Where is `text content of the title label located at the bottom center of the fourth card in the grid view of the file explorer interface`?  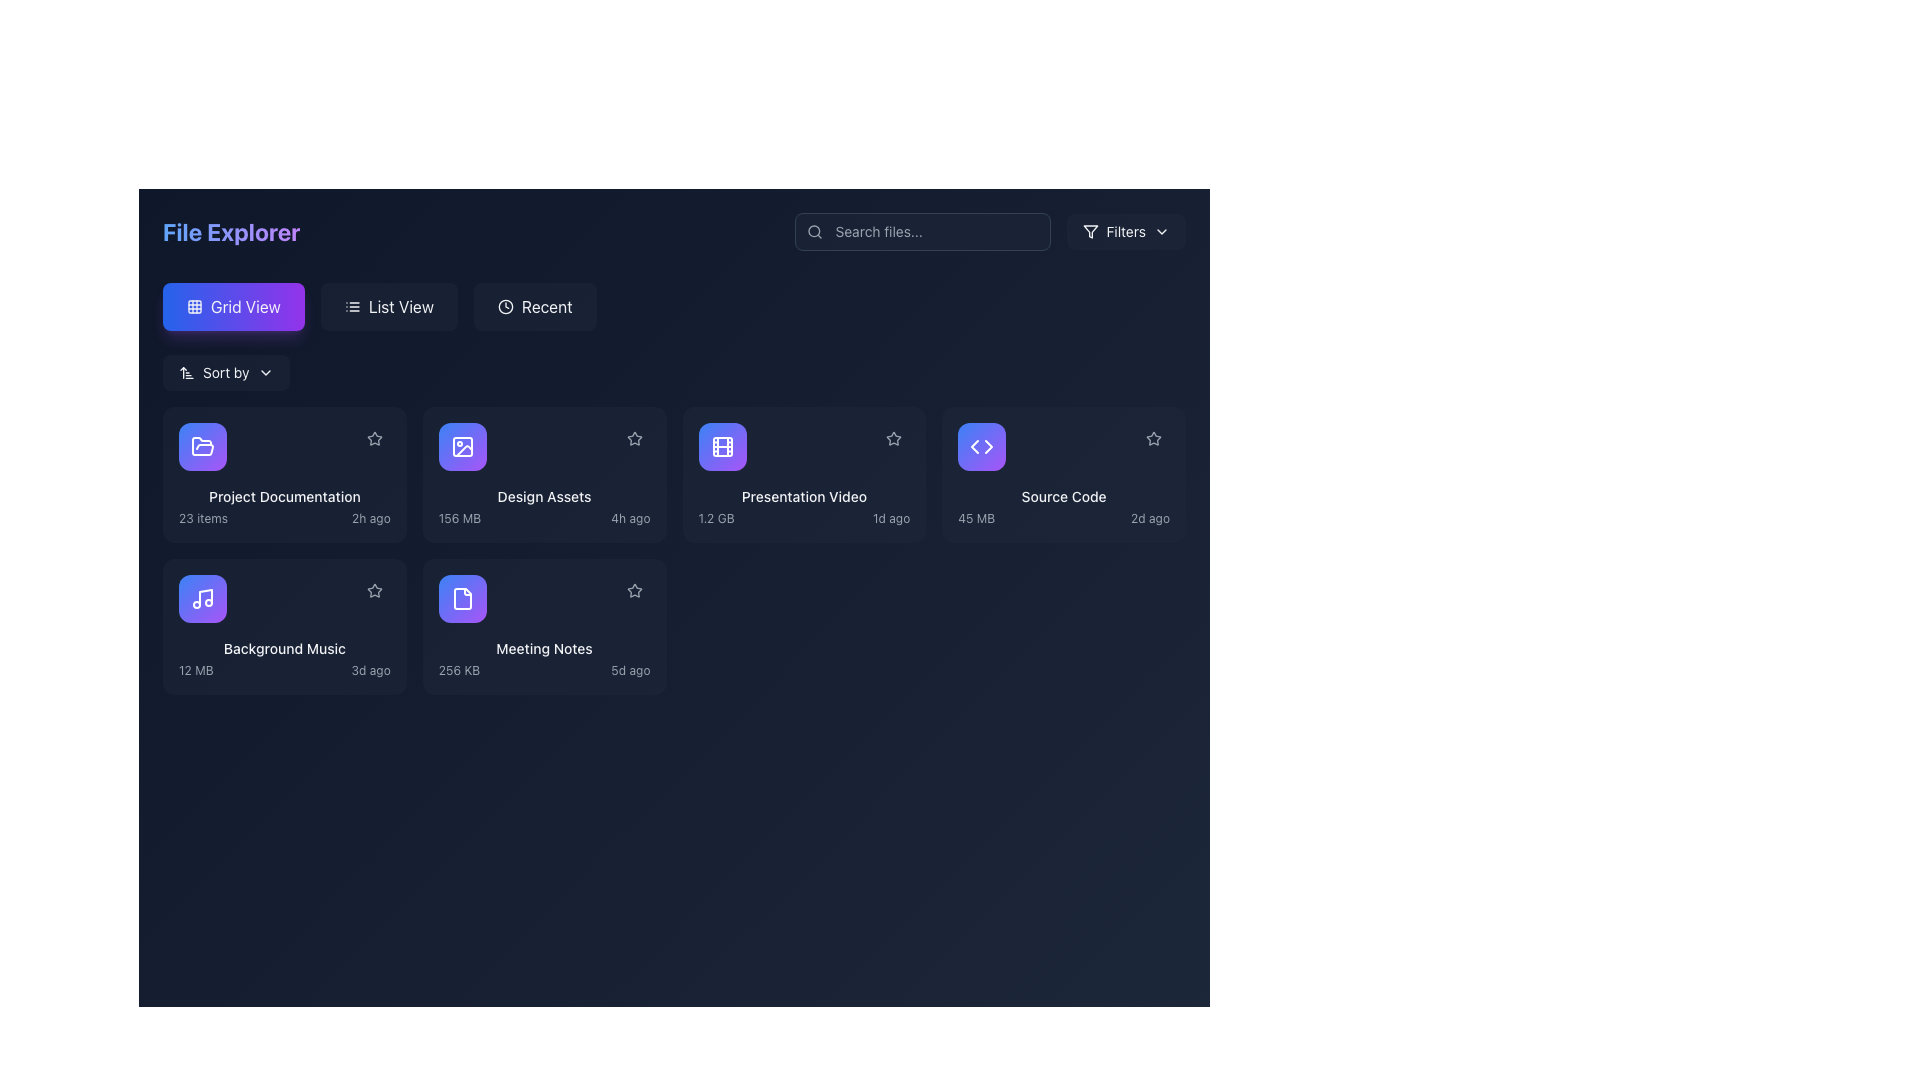 text content of the title label located at the bottom center of the fourth card in the grid view of the file explorer interface is located at coordinates (1063, 496).